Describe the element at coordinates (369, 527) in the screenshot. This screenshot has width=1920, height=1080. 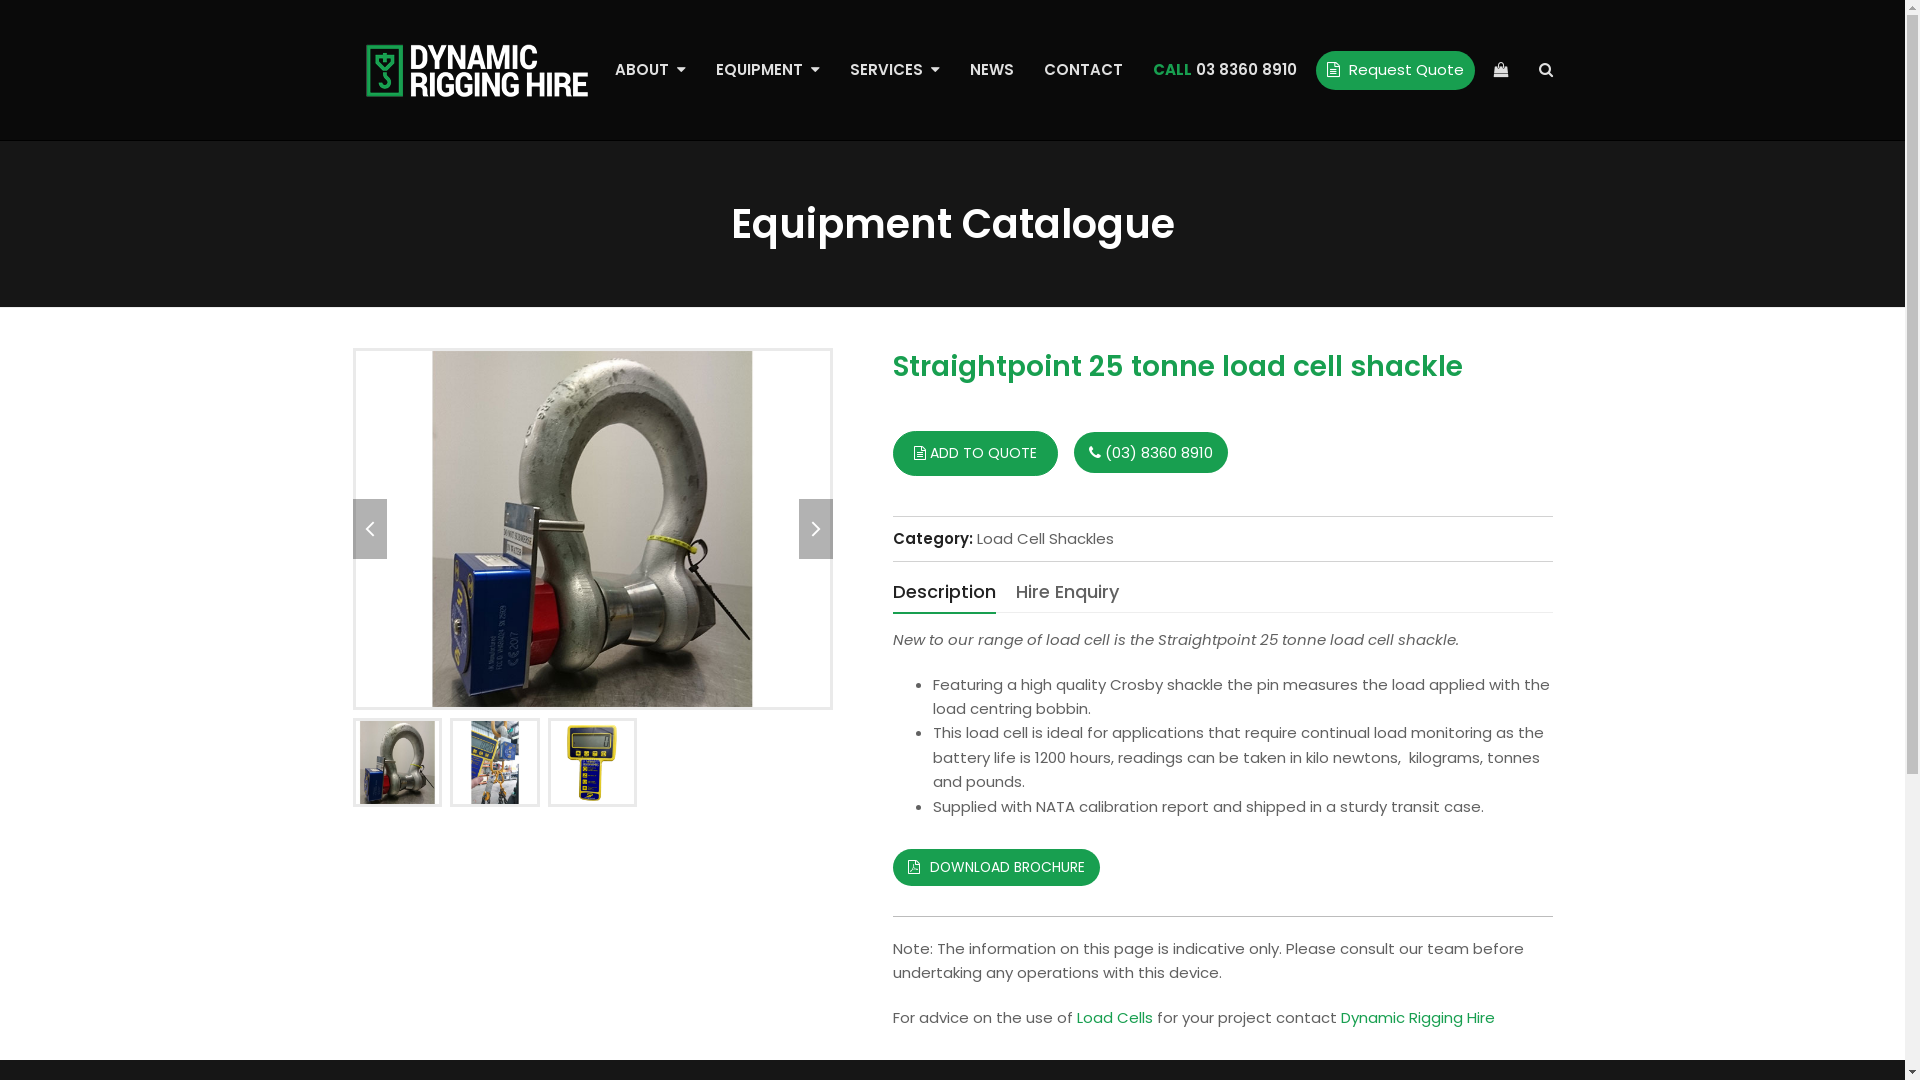
I see `'previous slide'` at that location.